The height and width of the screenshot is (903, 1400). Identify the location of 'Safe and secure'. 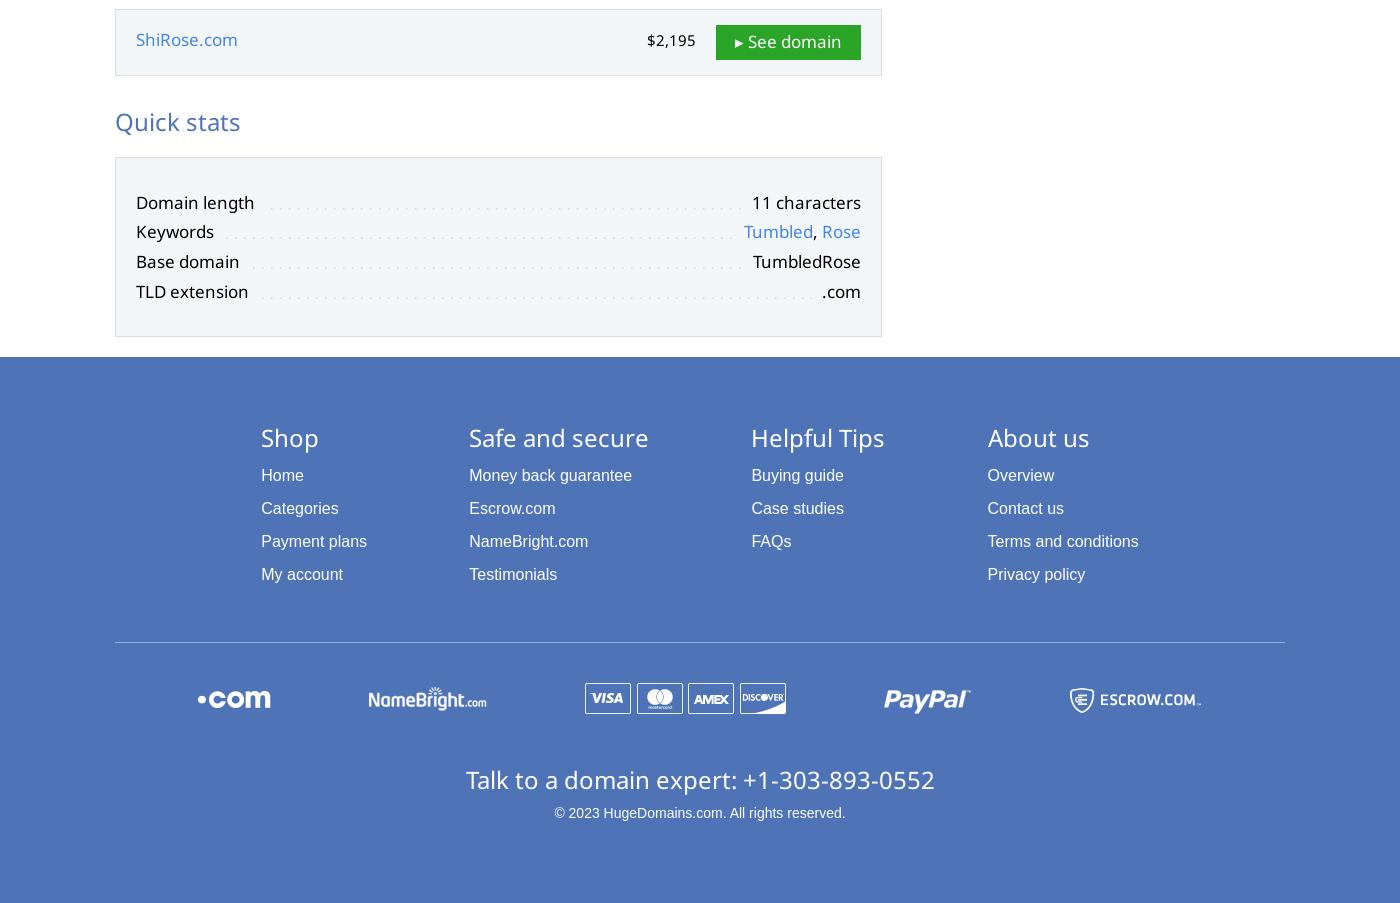
(469, 436).